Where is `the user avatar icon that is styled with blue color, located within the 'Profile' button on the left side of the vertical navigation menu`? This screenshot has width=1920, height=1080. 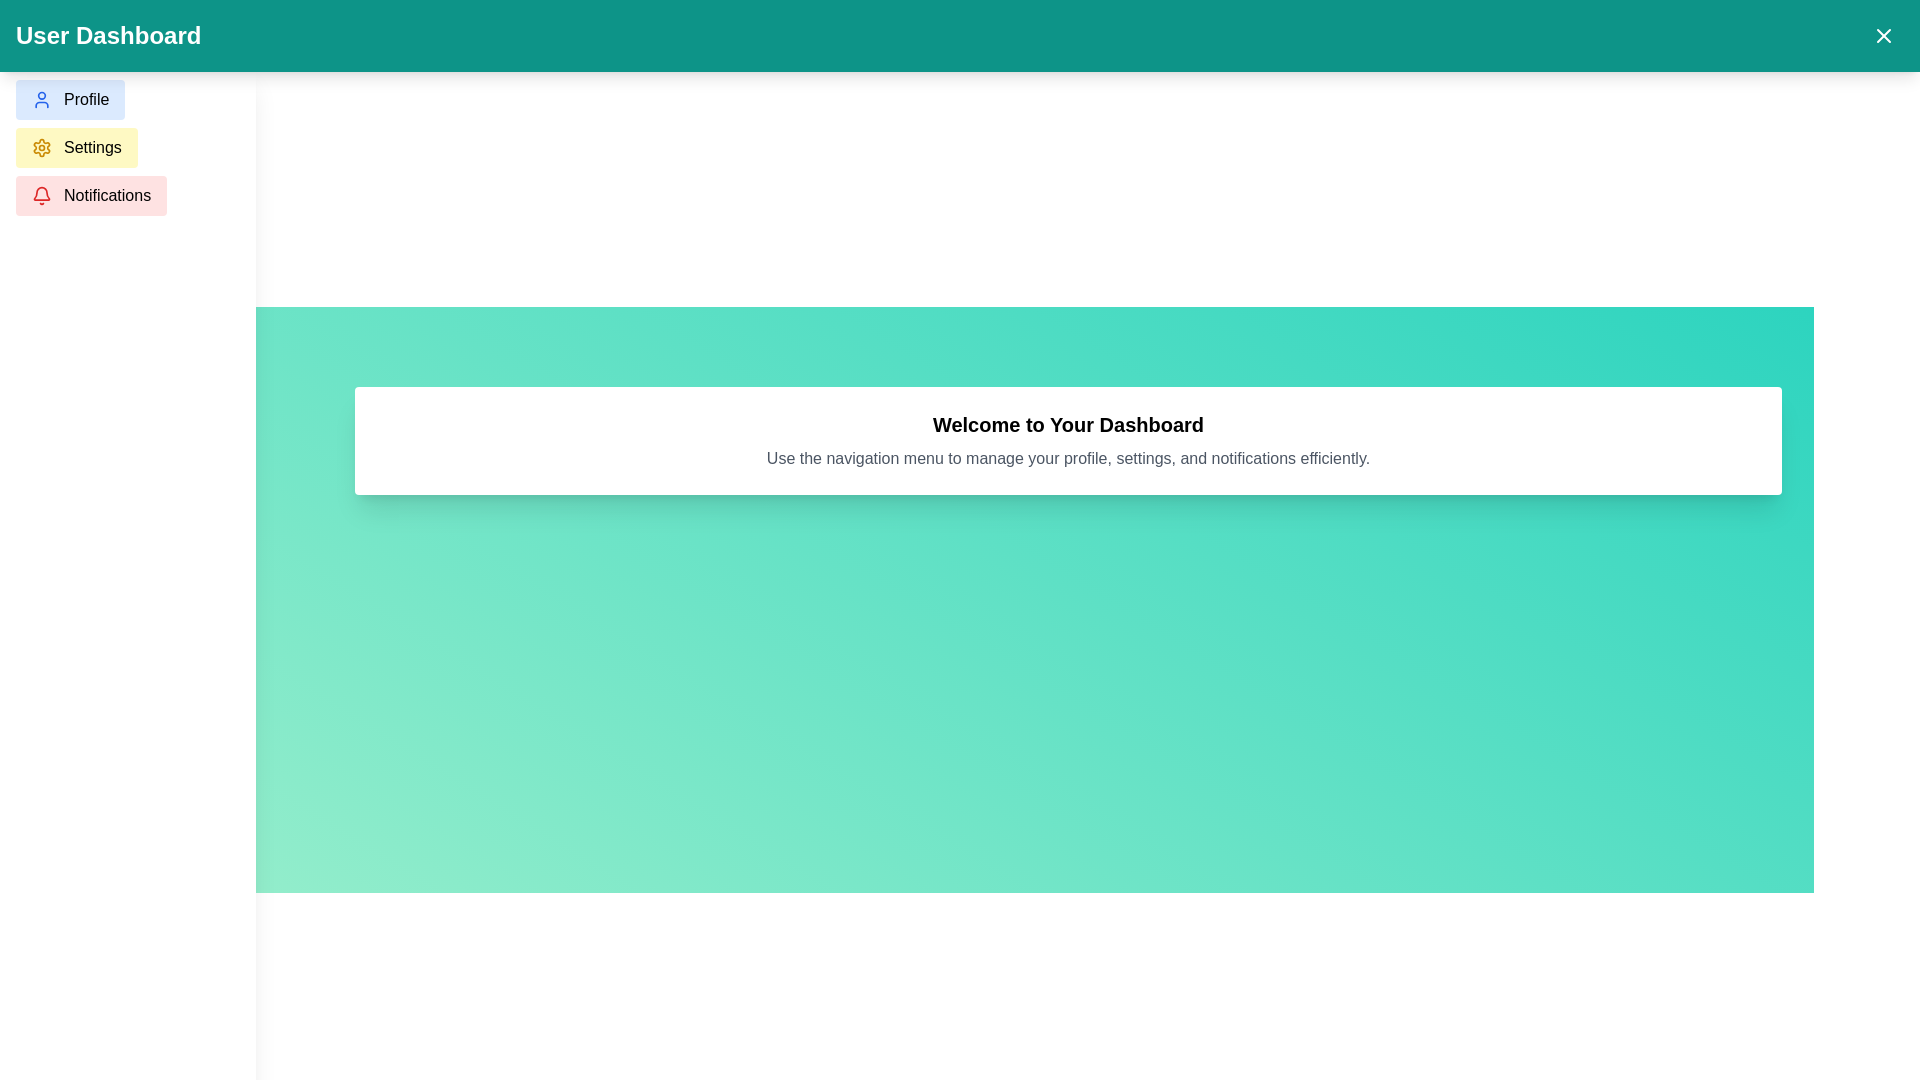 the user avatar icon that is styled with blue color, located within the 'Profile' button on the left side of the vertical navigation menu is located at coordinates (42, 100).